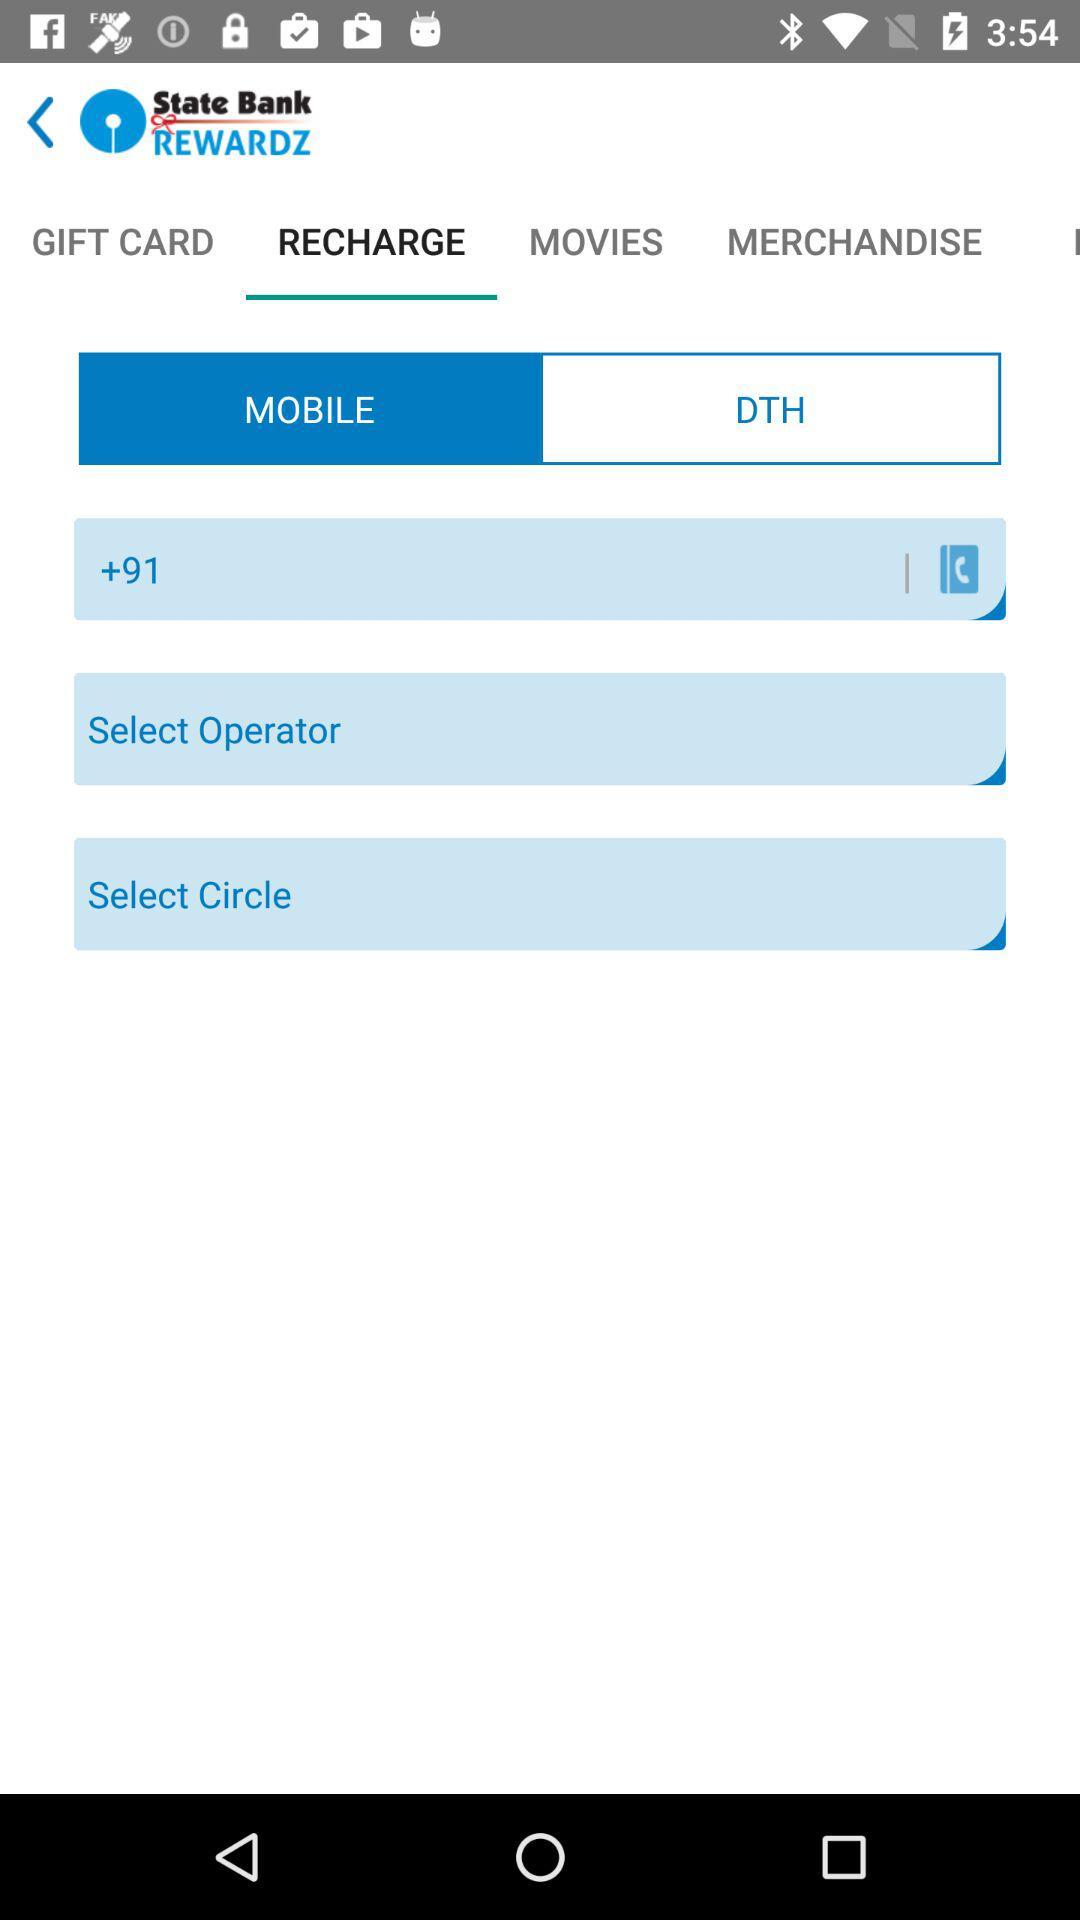 This screenshot has height=1920, width=1080. Describe the element at coordinates (958, 568) in the screenshot. I see `address book` at that location.